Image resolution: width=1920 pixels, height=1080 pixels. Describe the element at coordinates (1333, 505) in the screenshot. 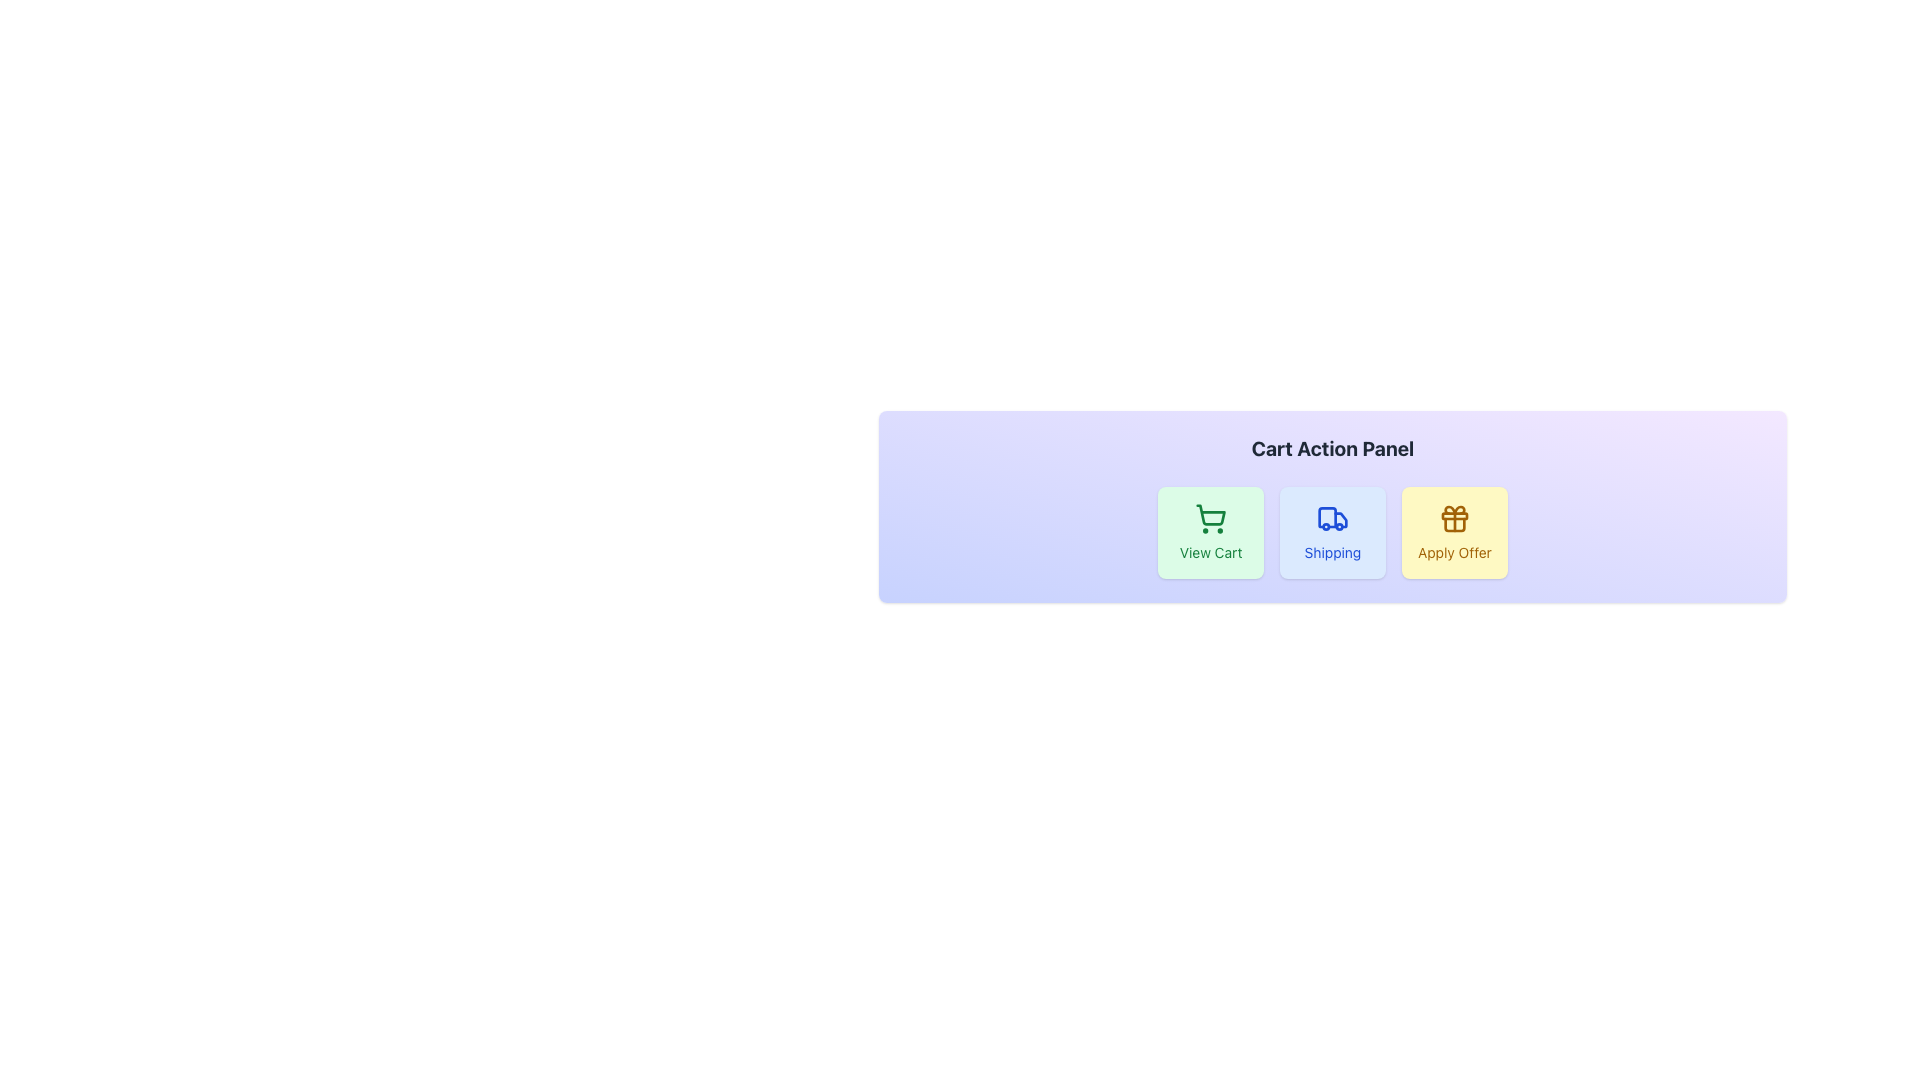

I see `one of the buttons in the 'Cart Action Panel', which contains buttons labeled 'View Cart', 'Shipping', and 'Apply Offer'` at that location.